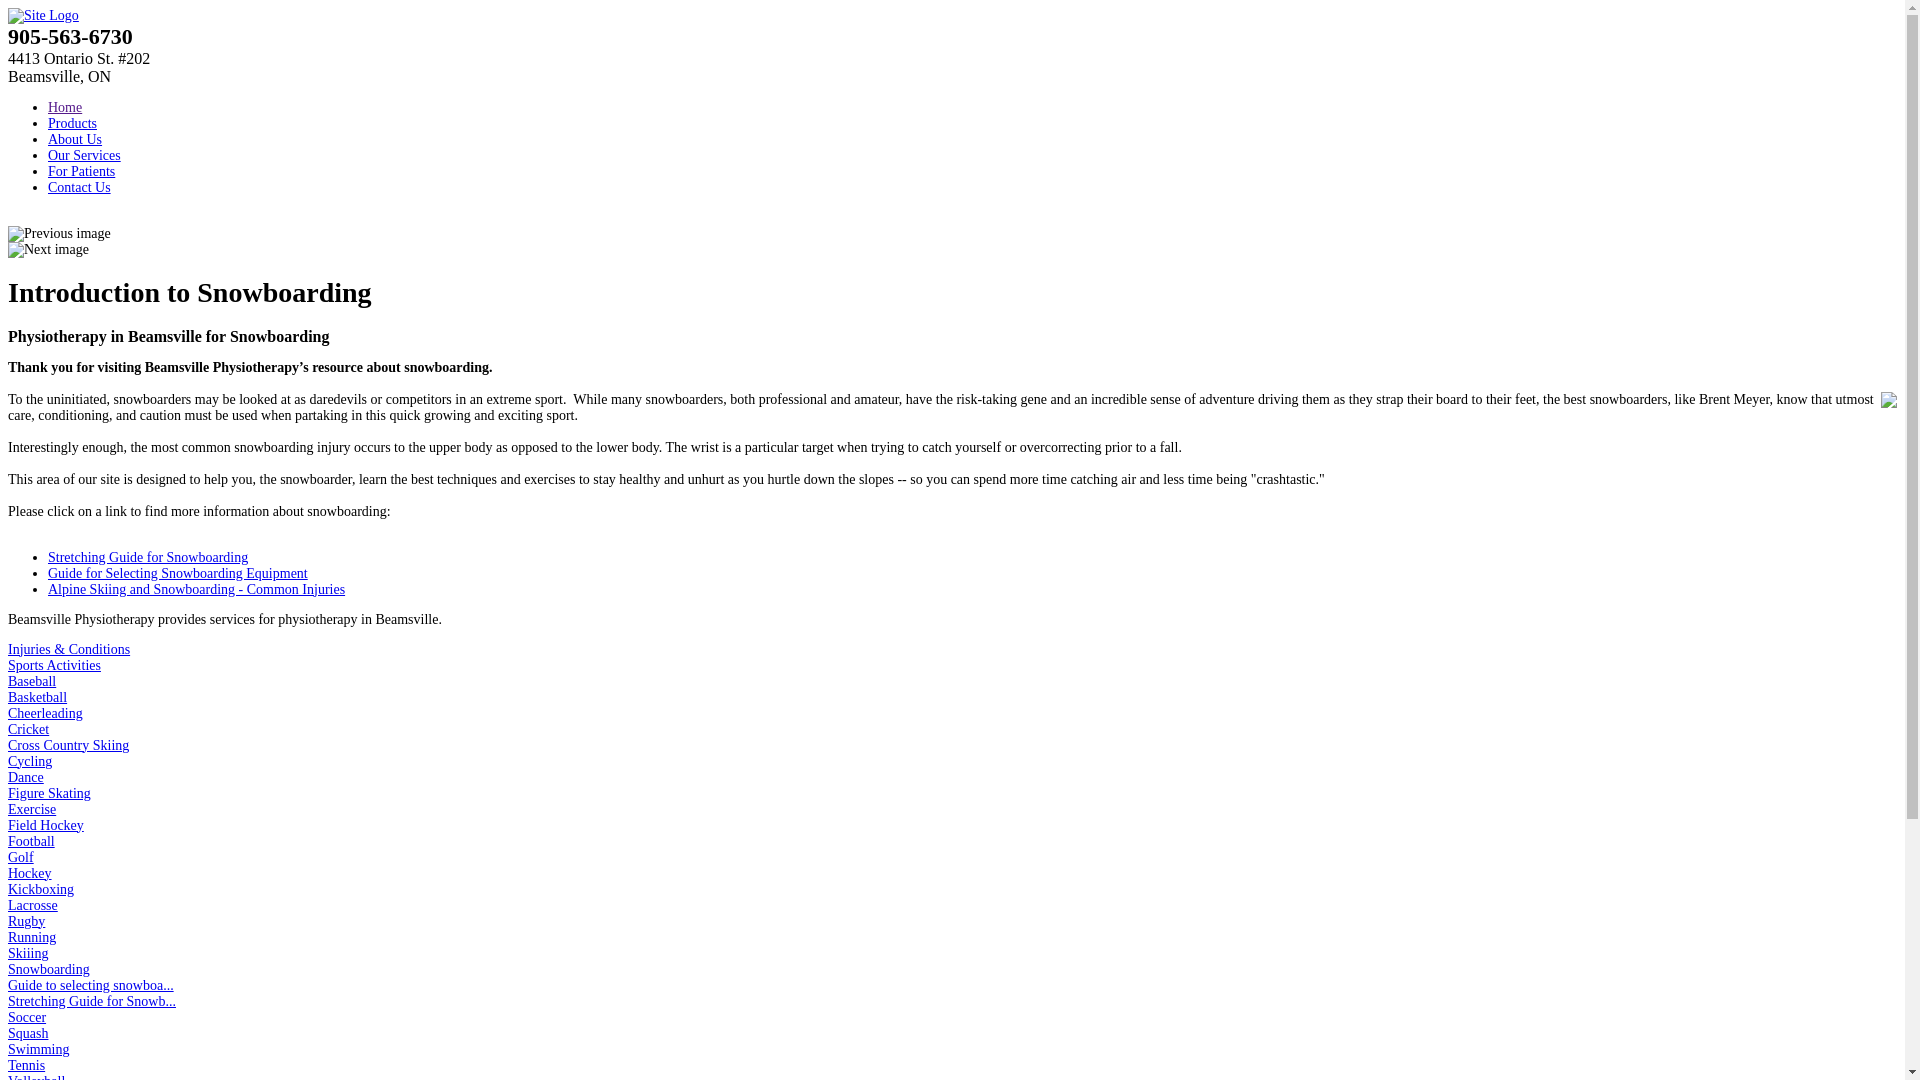 This screenshot has width=1920, height=1080. I want to click on 'Guide for Selecting Snowboarding Equipment', so click(177, 573).